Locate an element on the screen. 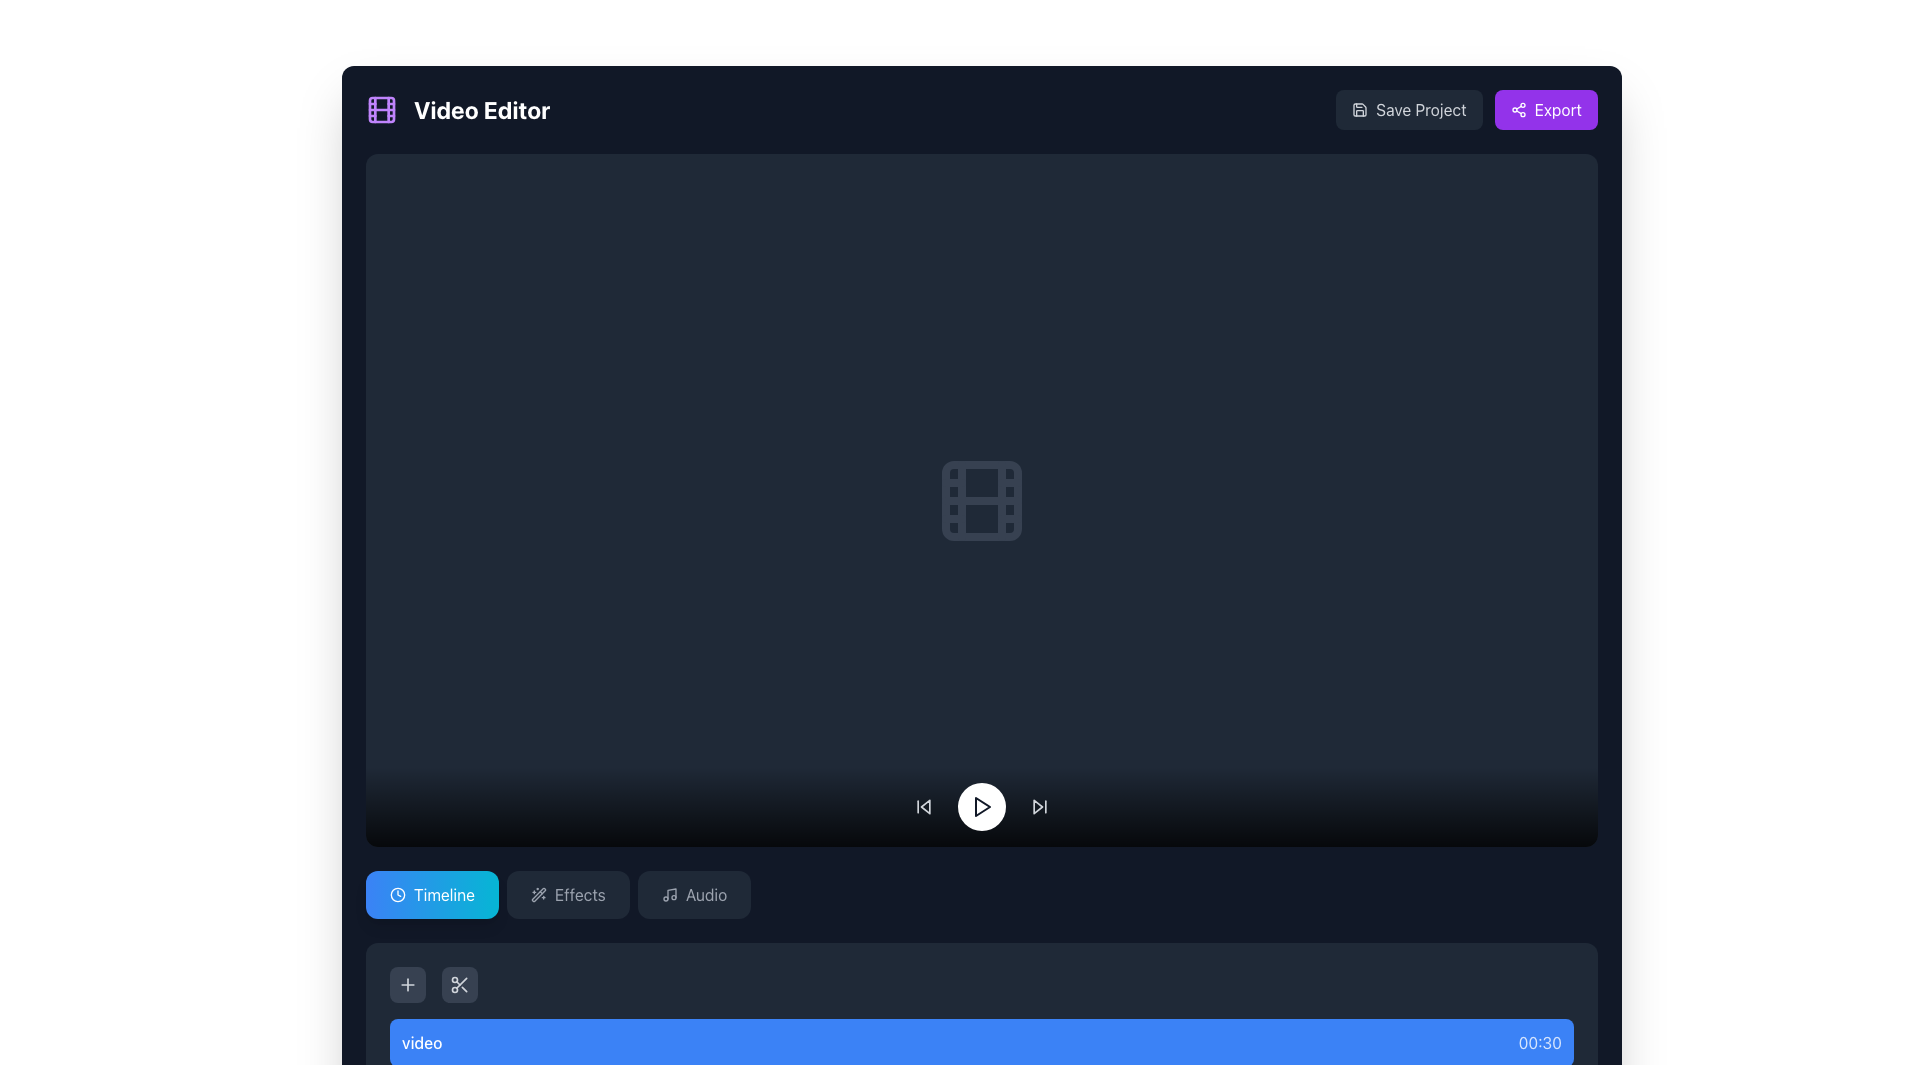  the 'Export' button located at the top-right corner of the interface, which has a purple background and white text is located at coordinates (1544, 110).